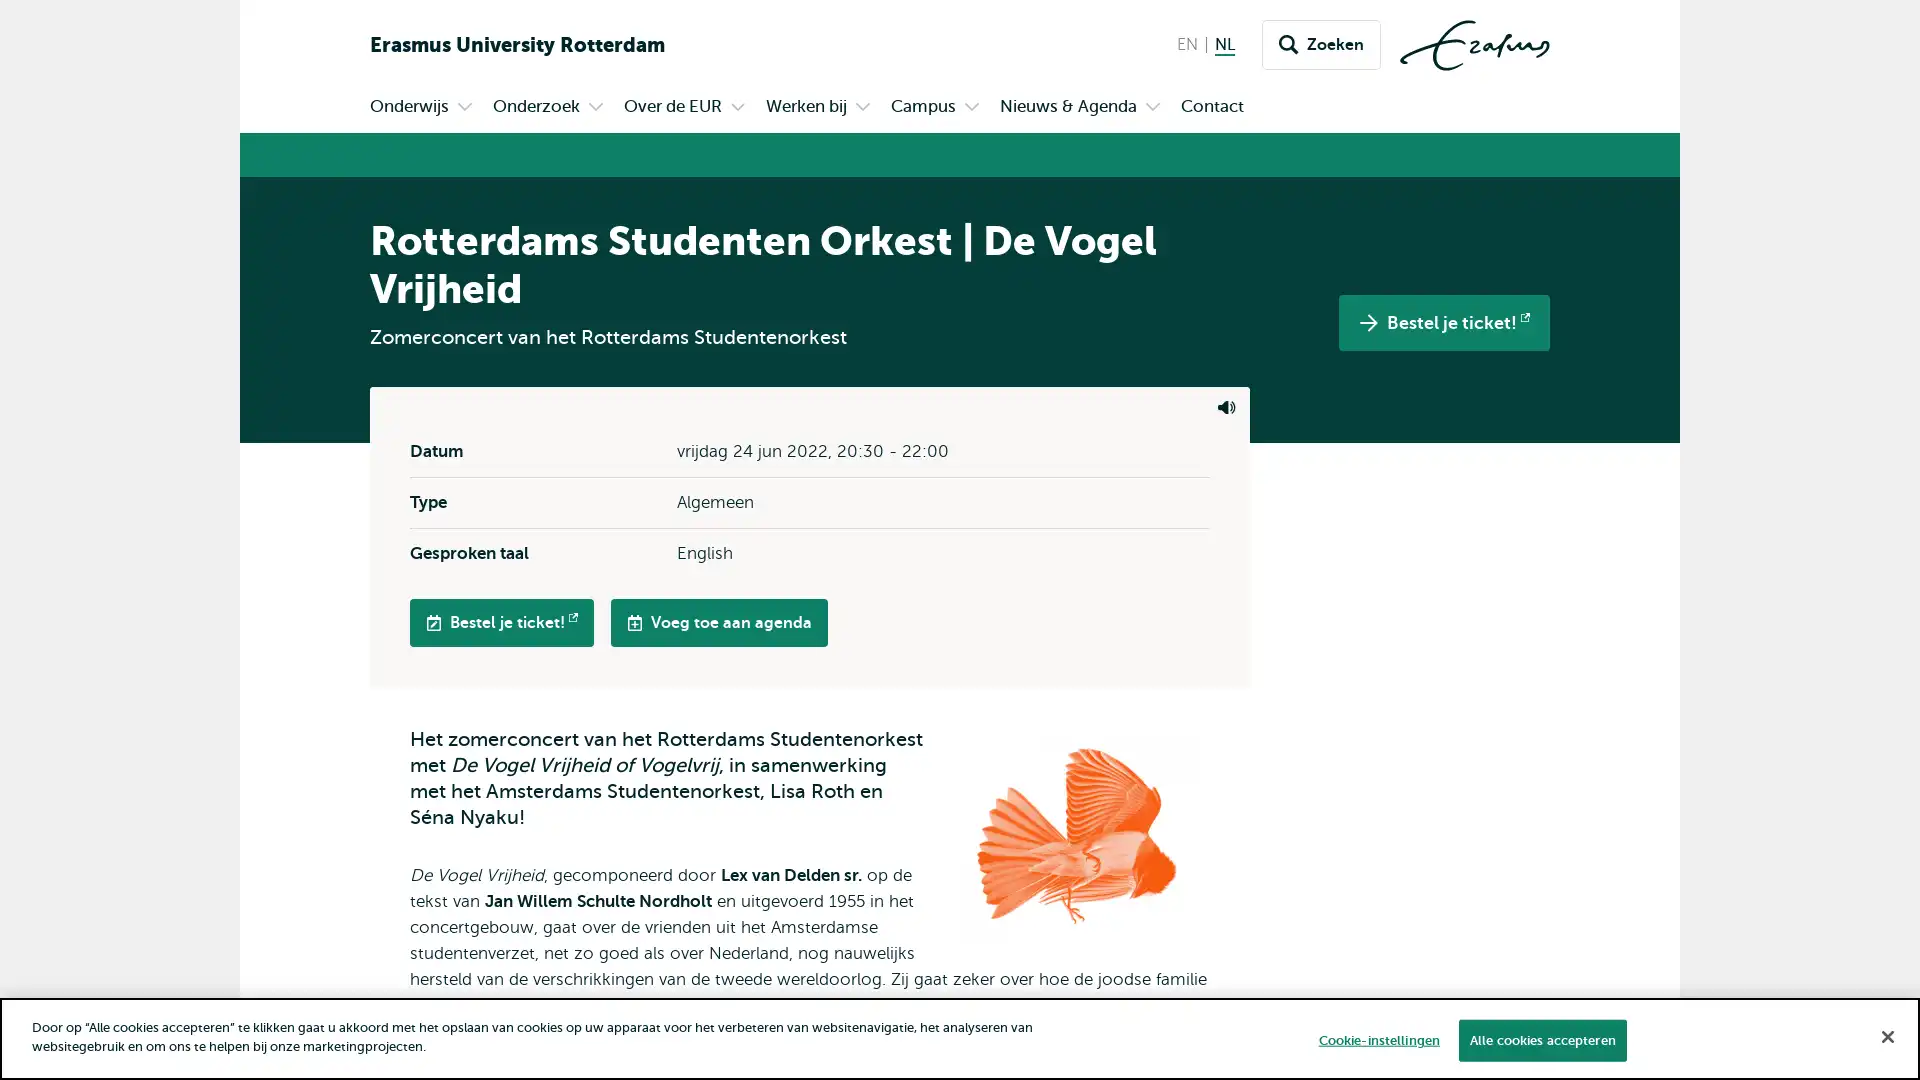 Image resolution: width=1920 pixels, height=1080 pixels. Describe the element at coordinates (594, 108) in the screenshot. I see `Open submenu` at that location.